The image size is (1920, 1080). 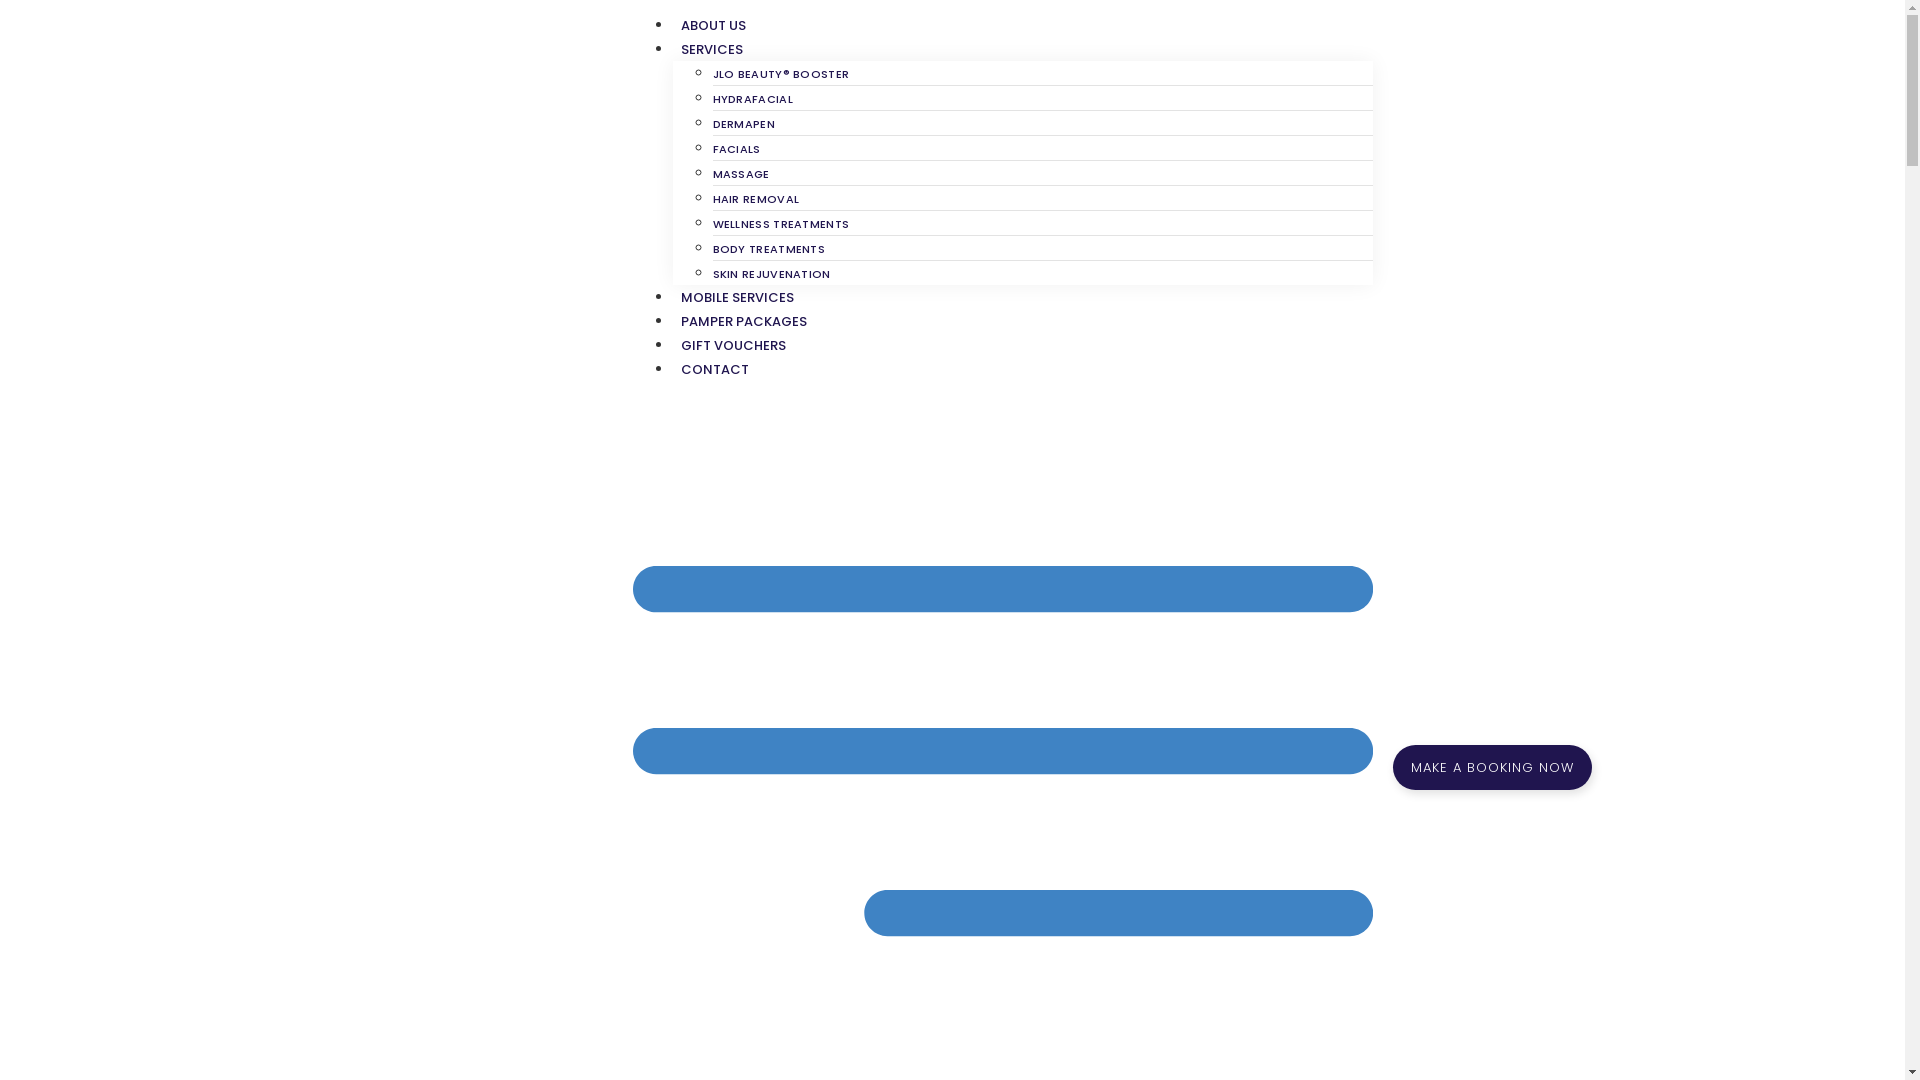 I want to click on 'ABOUT US', so click(x=672, y=25).